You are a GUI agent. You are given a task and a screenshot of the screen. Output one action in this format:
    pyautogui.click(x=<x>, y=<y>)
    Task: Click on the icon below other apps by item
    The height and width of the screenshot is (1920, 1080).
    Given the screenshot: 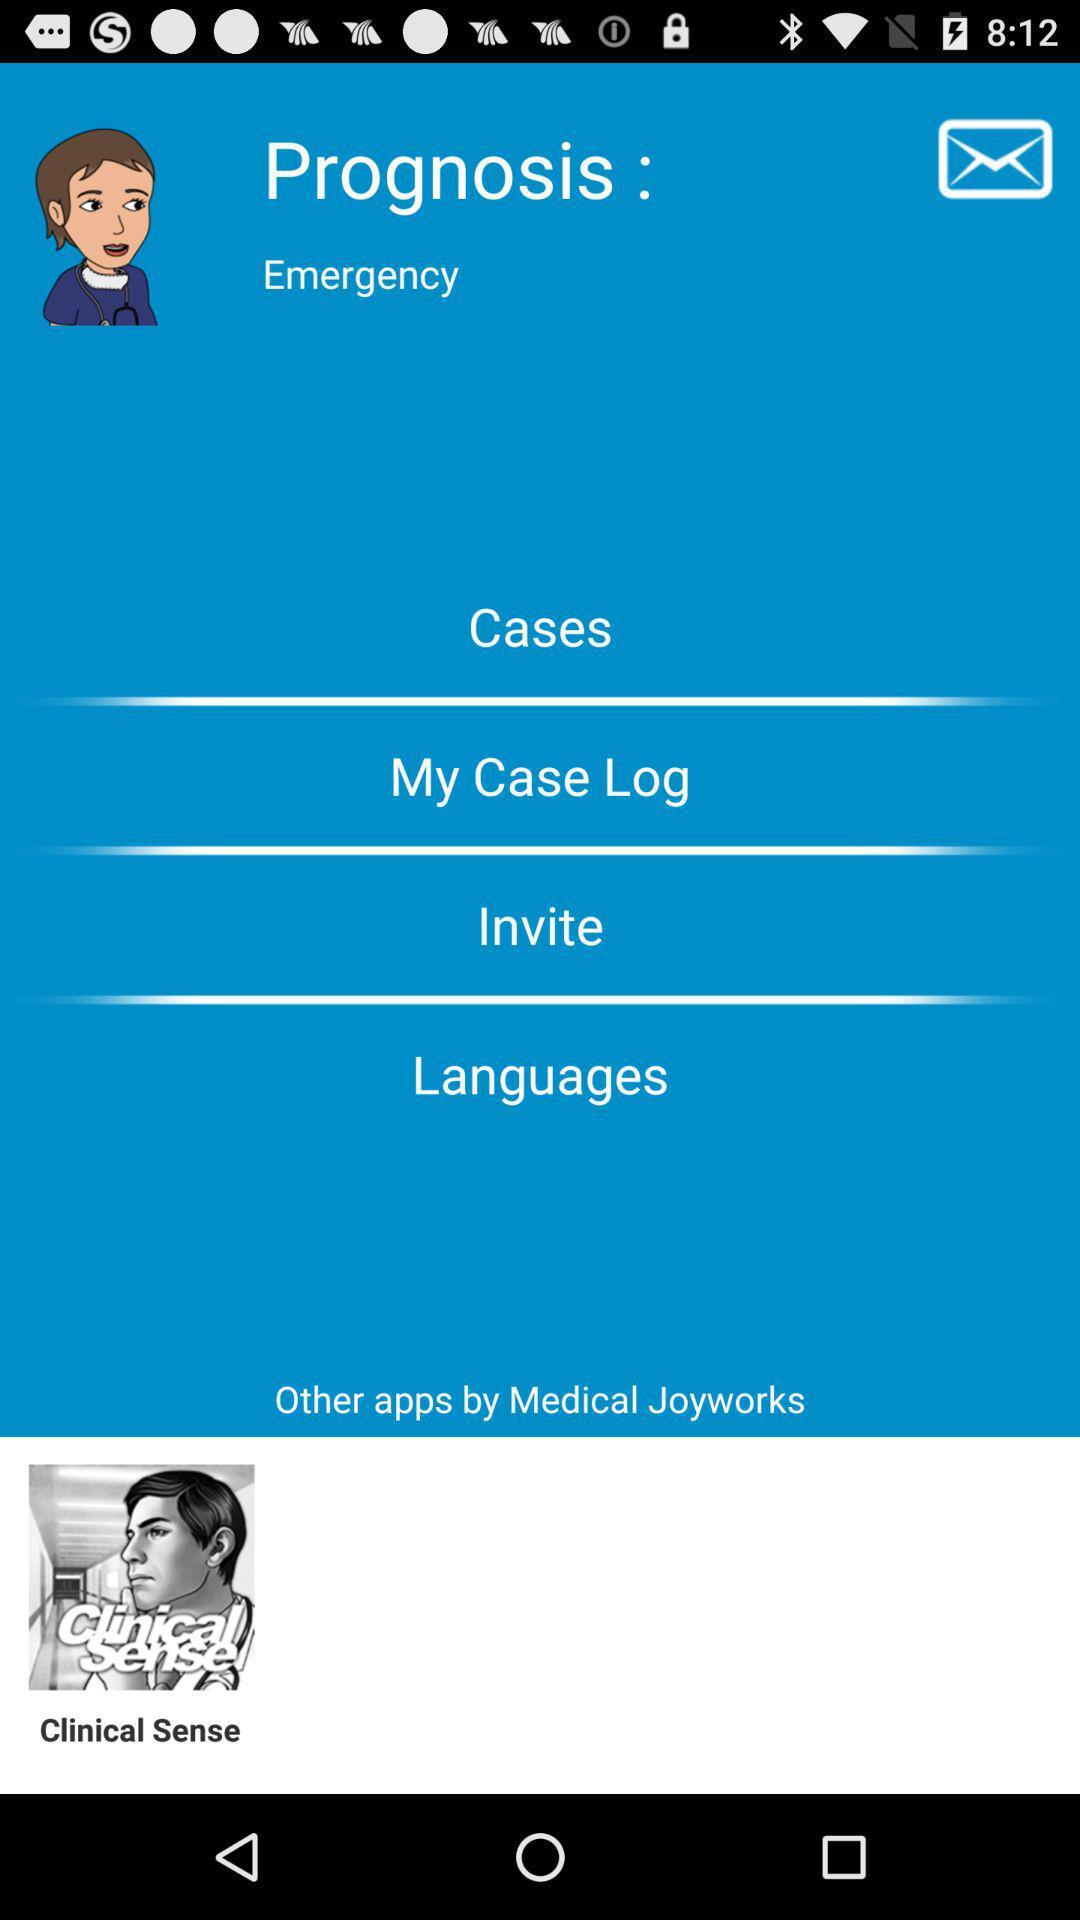 What is the action you would take?
    pyautogui.click(x=140, y=1577)
    